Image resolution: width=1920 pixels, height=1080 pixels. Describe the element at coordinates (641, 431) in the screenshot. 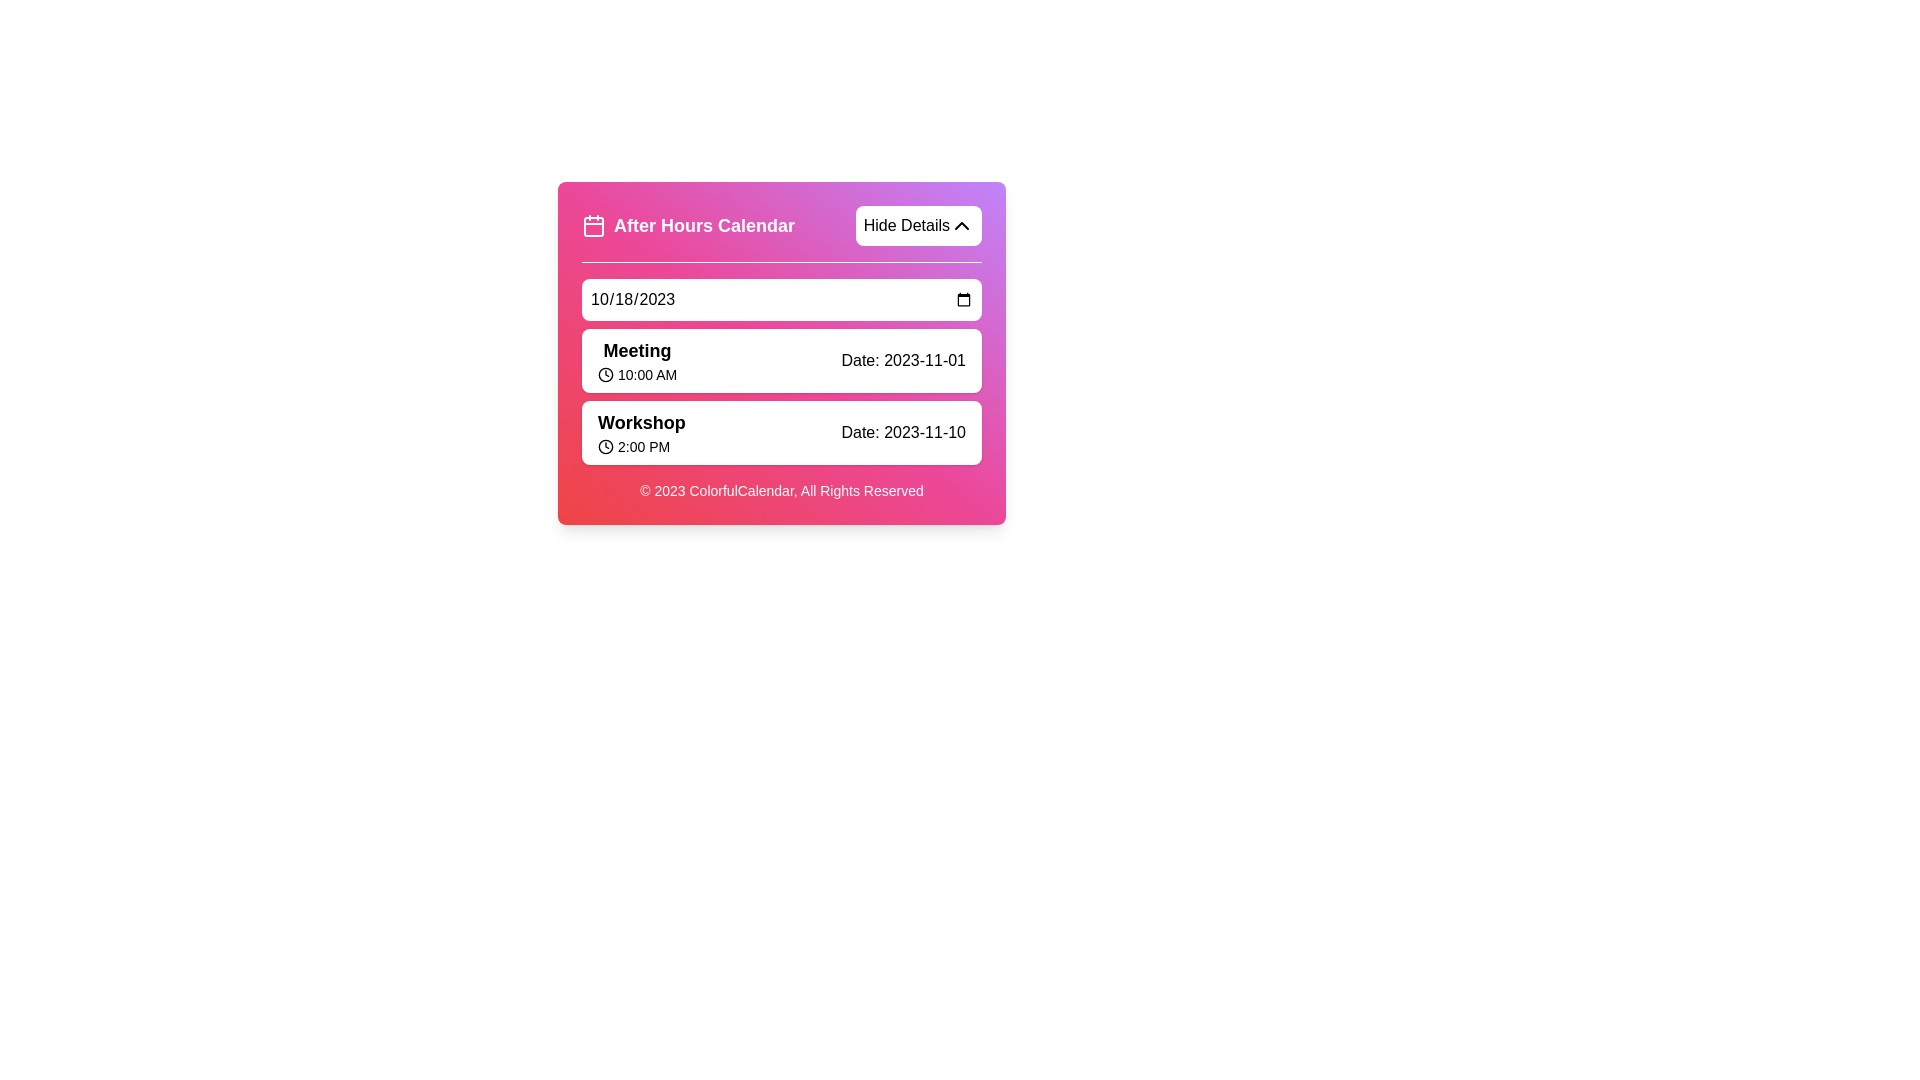

I see `the 'Workshop' event display that shows the time '2:00 PM' with a clock icon` at that location.